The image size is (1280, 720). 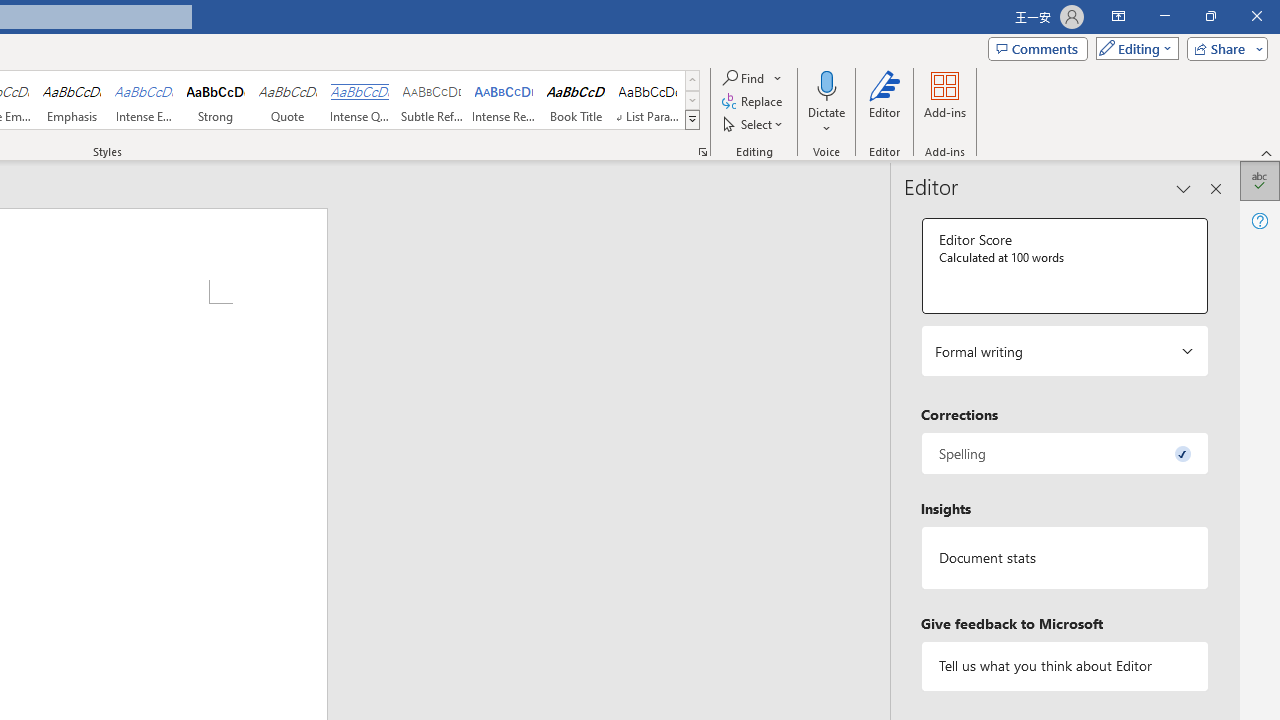 I want to click on 'Mode', so click(x=1133, y=47).